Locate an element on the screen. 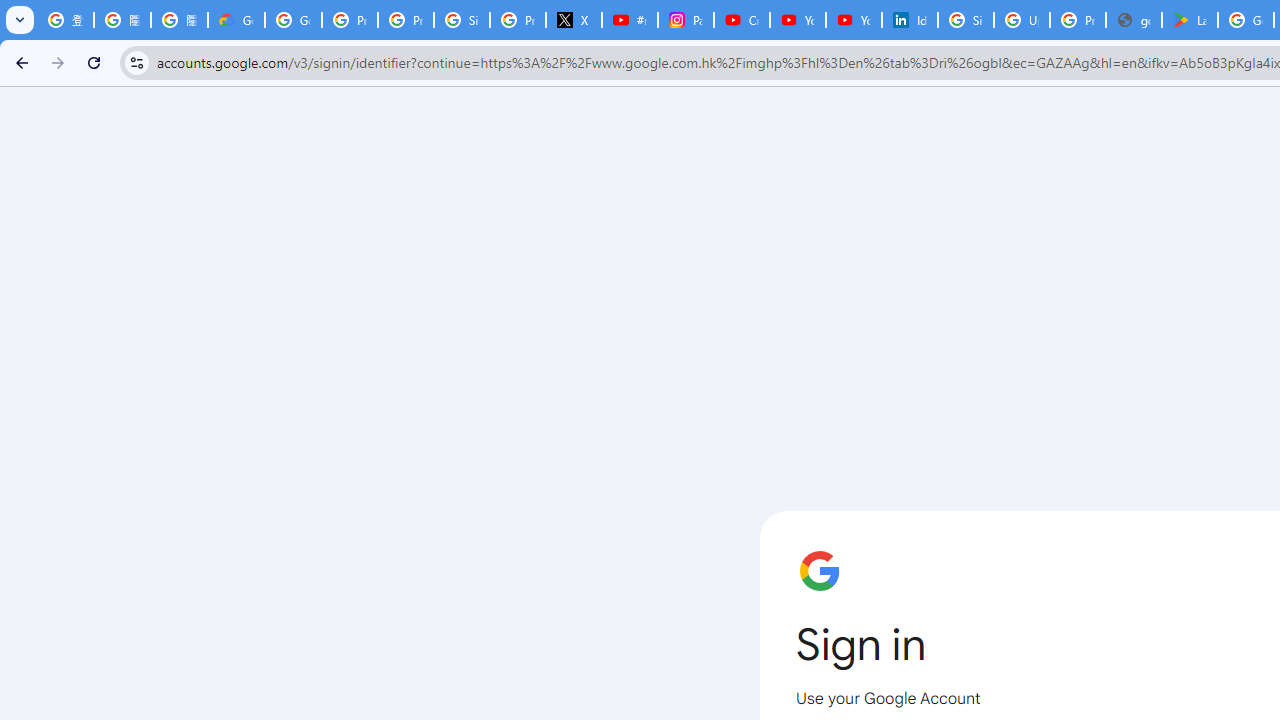  'YouTube Culture & Trends - YouTube Top 10, 2021' is located at coordinates (853, 20).